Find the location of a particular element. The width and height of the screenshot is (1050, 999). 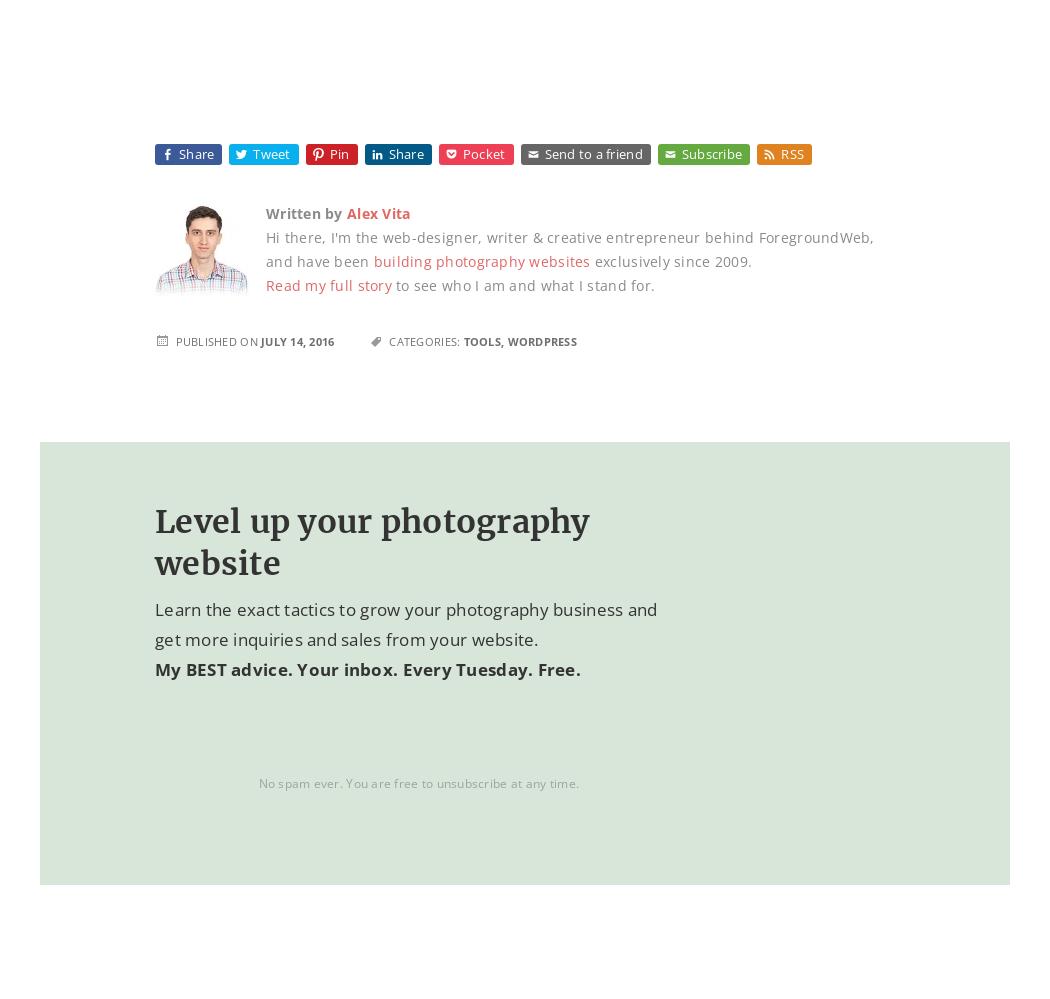

'tools' is located at coordinates (481, 340).